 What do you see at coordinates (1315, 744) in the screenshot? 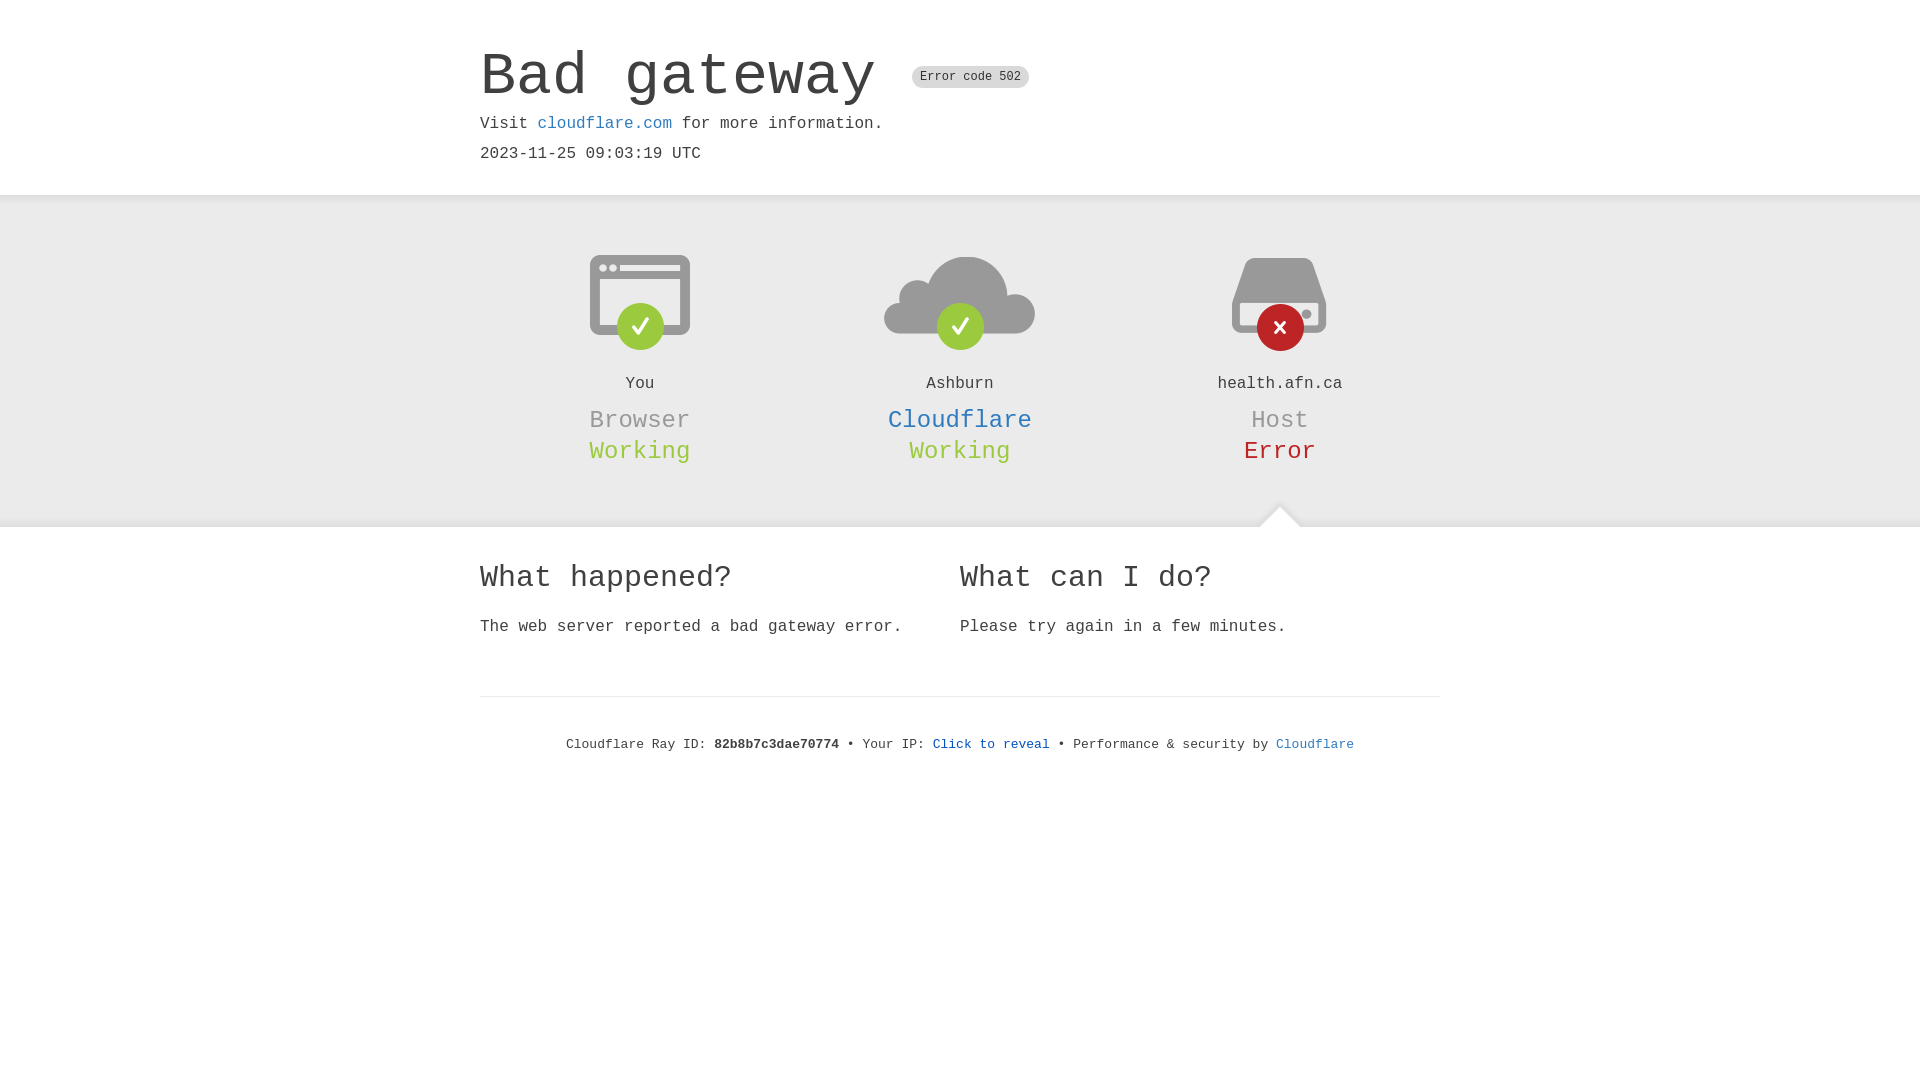
I see `'Cloudflare'` at bounding box center [1315, 744].